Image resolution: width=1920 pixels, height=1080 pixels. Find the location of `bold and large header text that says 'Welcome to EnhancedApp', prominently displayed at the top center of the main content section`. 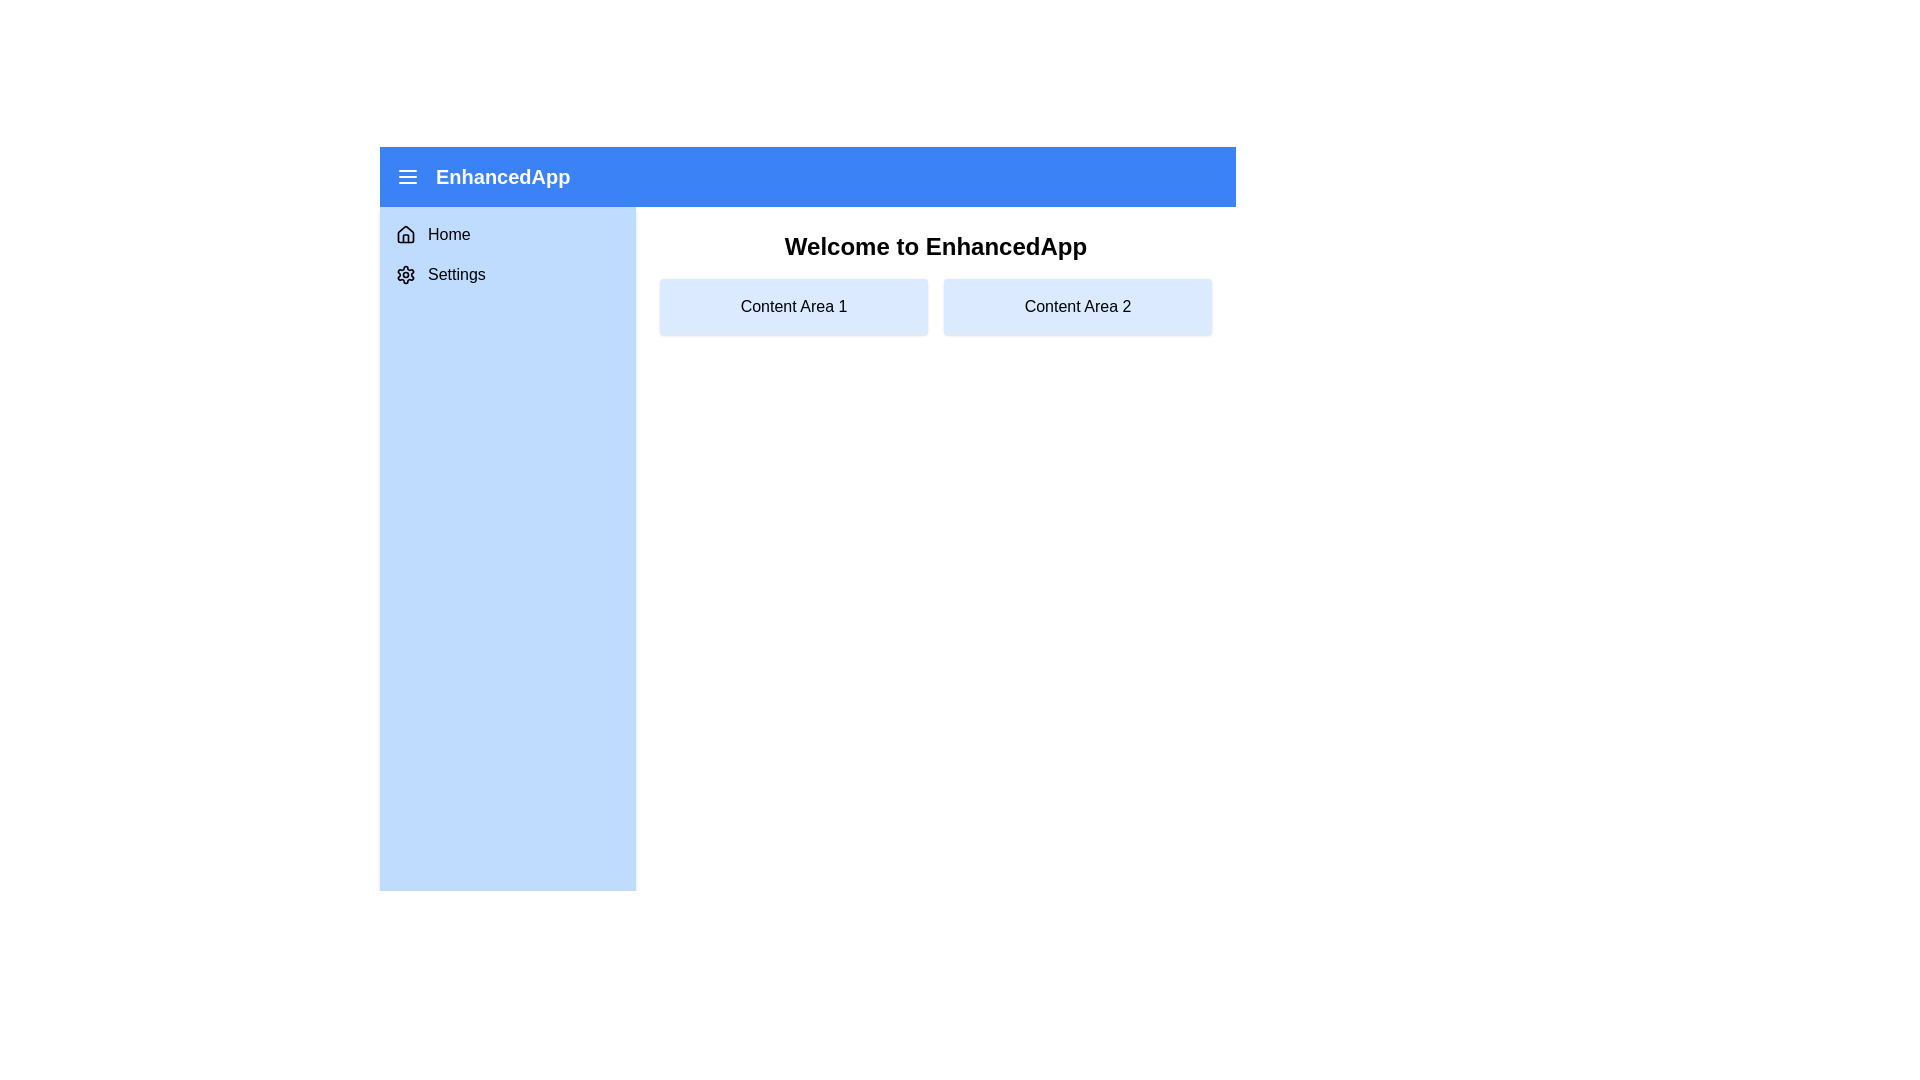

bold and large header text that says 'Welcome to EnhancedApp', prominently displayed at the top center of the main content section is located at coordinates (935, 245).